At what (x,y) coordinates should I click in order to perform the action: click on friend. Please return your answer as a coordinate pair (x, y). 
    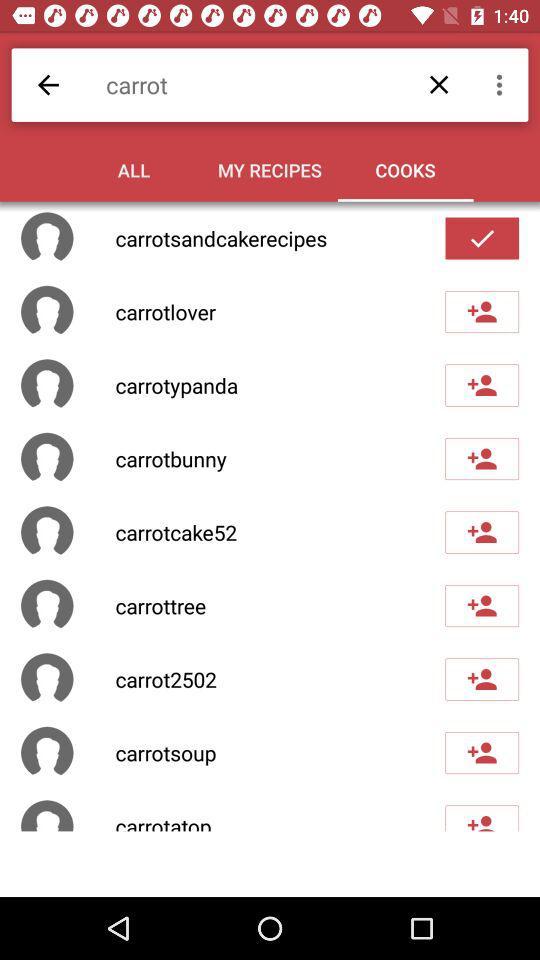
    Looking at the image, I should click on (481, 604).